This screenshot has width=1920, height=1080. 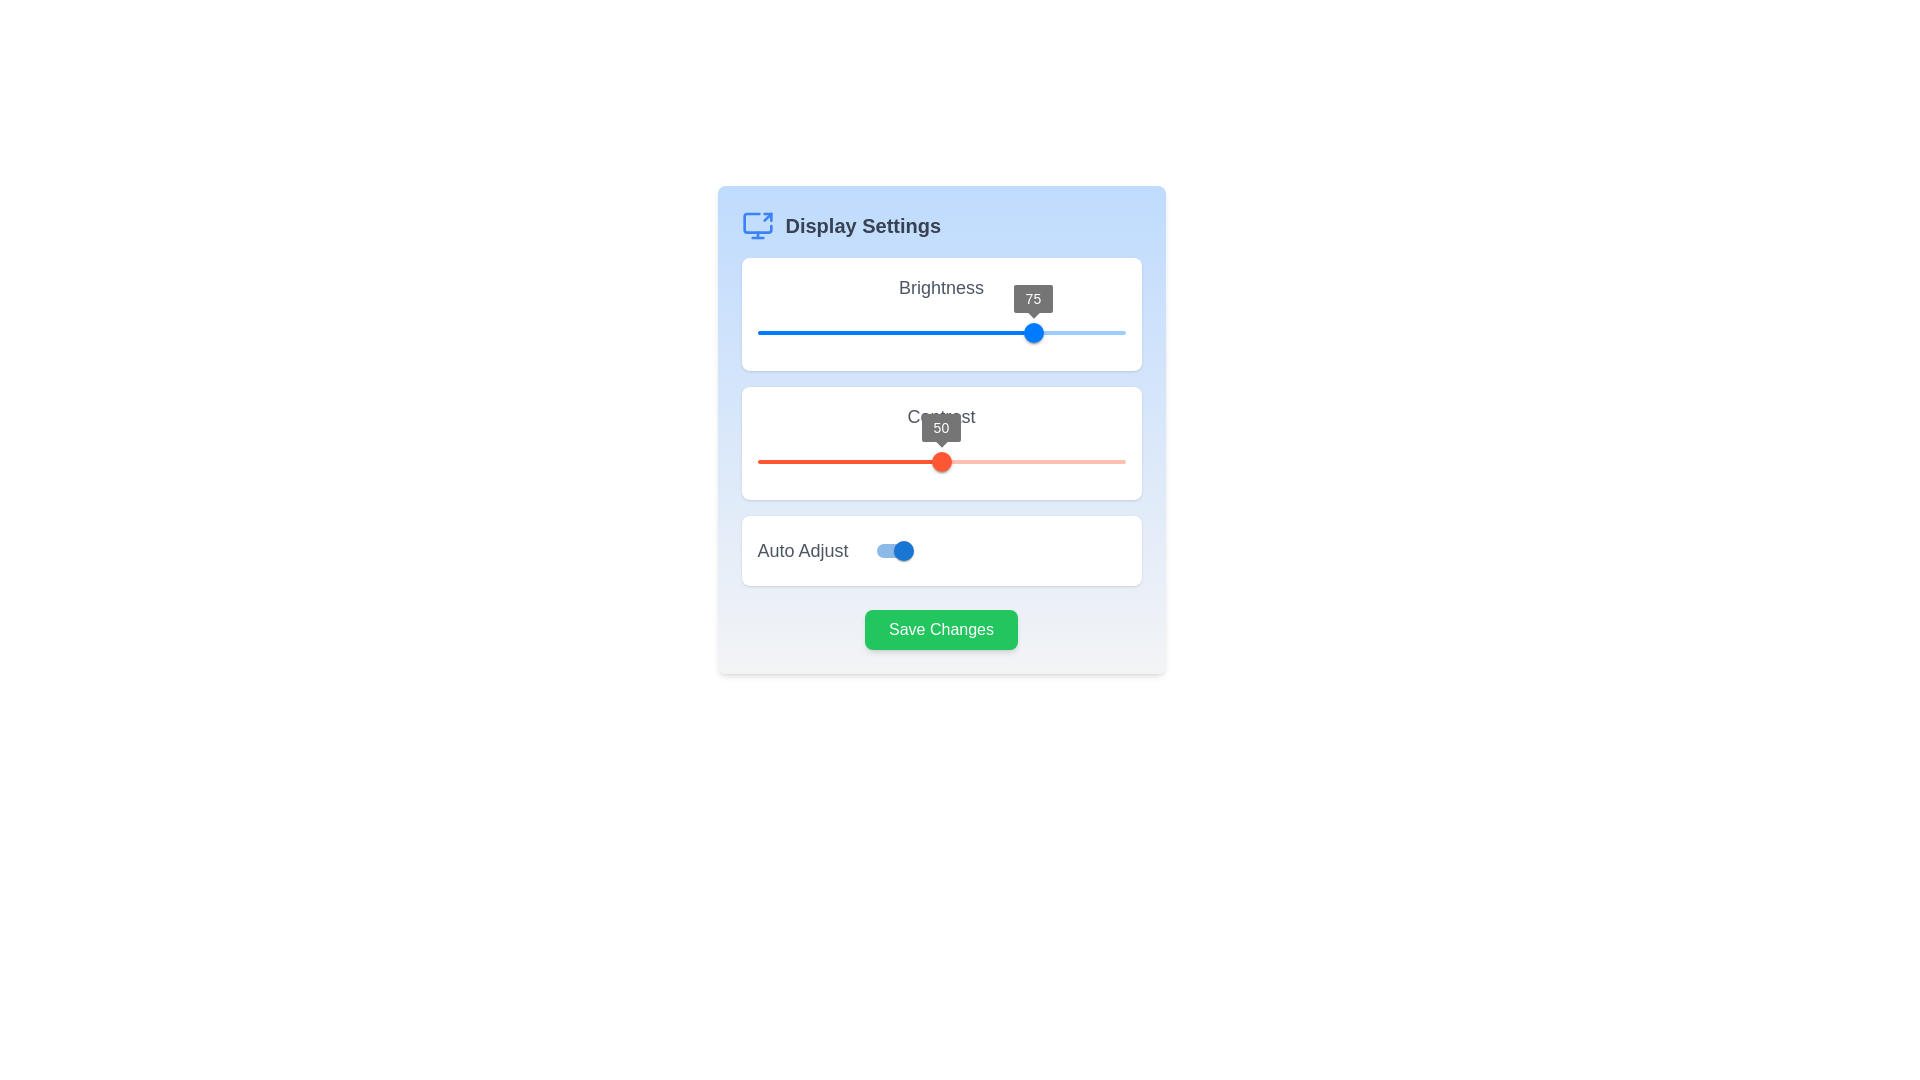 What do you see at coordinates (1018, 331) in the screenshot?
I see `the brightness level` at bounding box center [1018, 331].